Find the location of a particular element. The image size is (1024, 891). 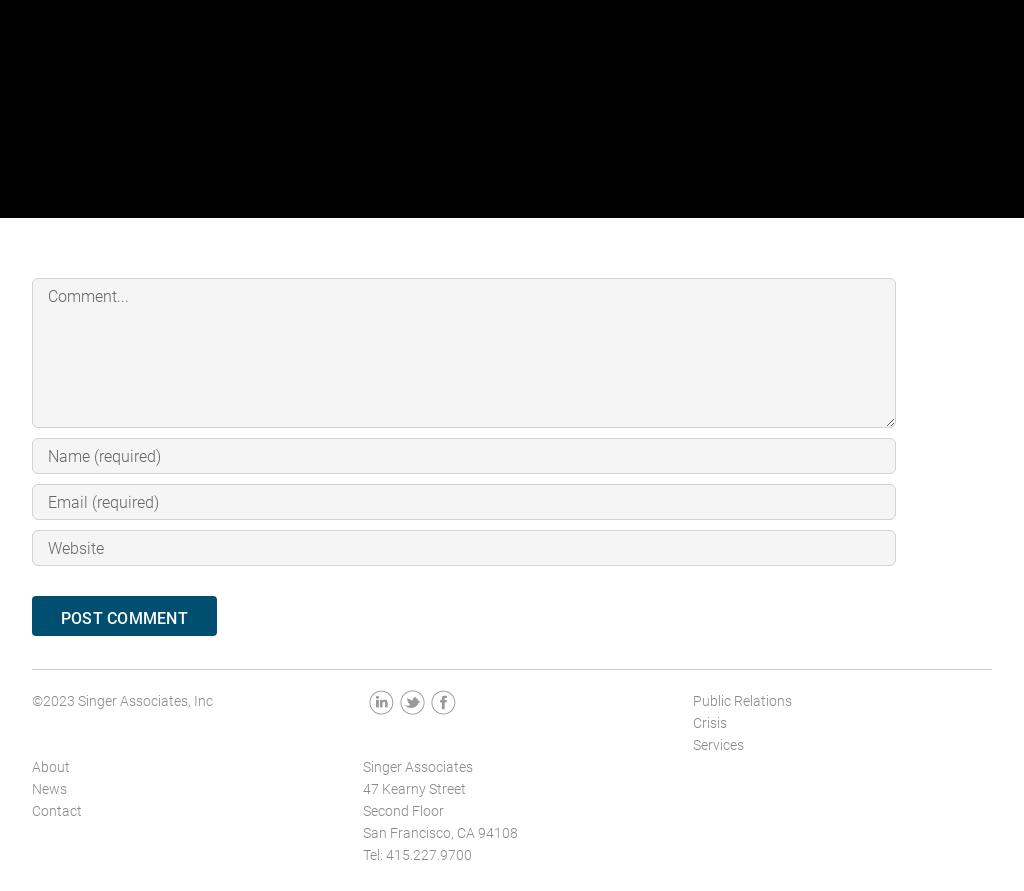

'Services' is located at coordinates (693, 744).